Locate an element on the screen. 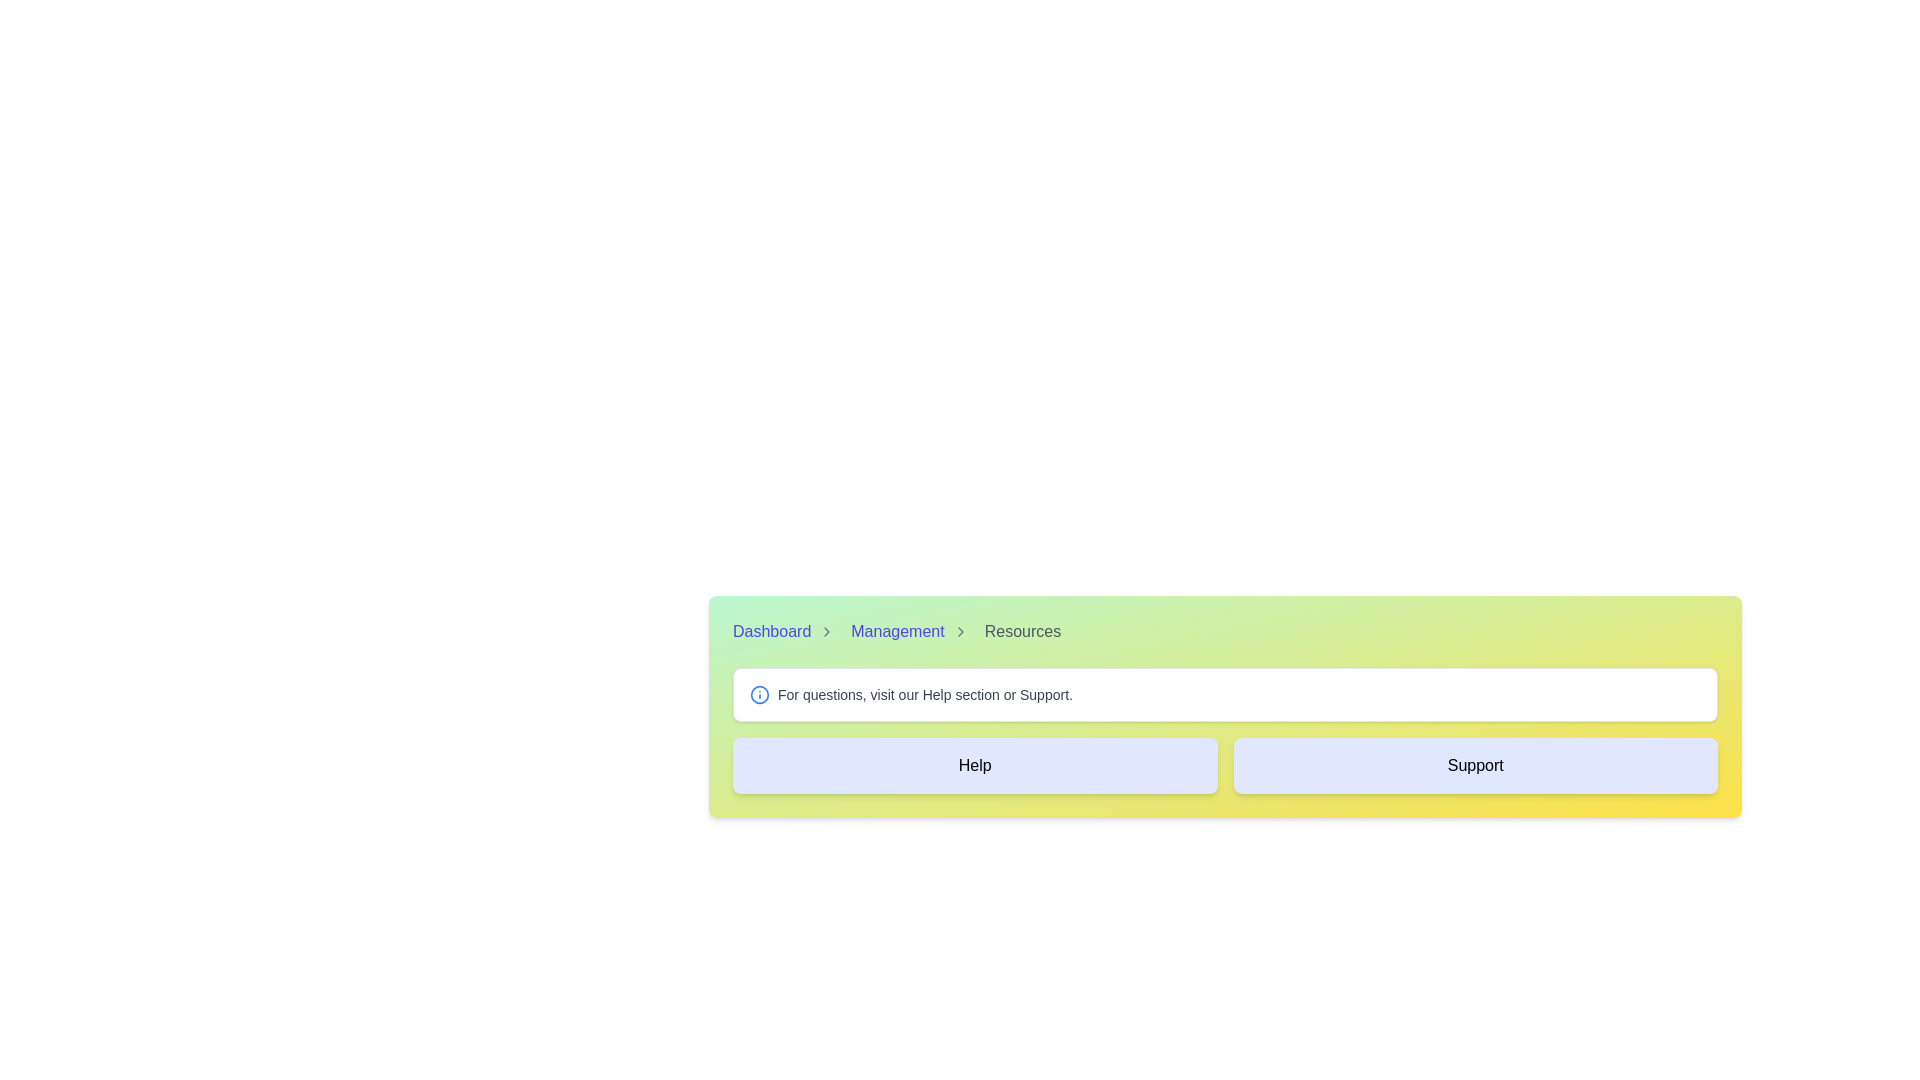 Image resolution: width=1920 pixels, height=1080 pixels. the 'Dashboard' hyperlink element, which is styled in bold indigo-blue and underlined on hover, located in the breadcrumb navigation near the top of the interface is located at coordinates (771, 632).